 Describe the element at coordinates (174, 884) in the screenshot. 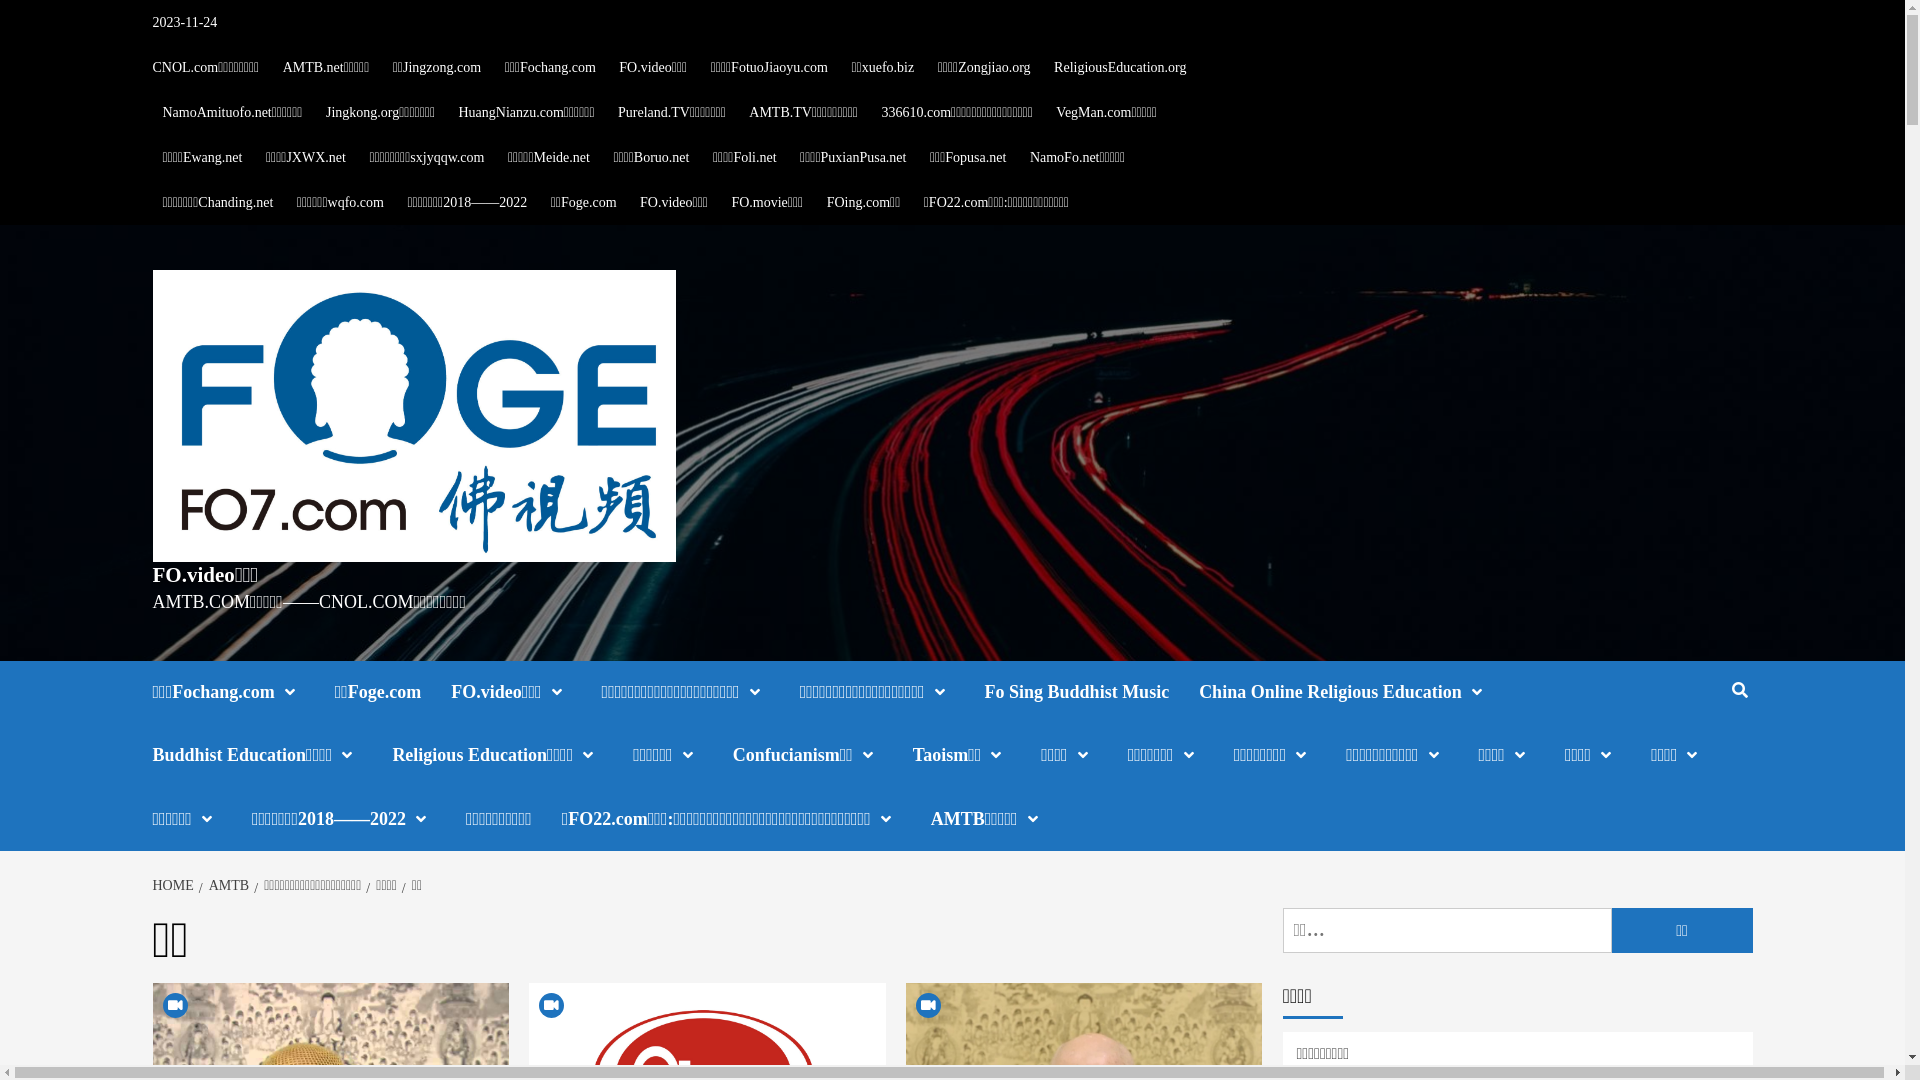

I see `'HOME'` at that location.